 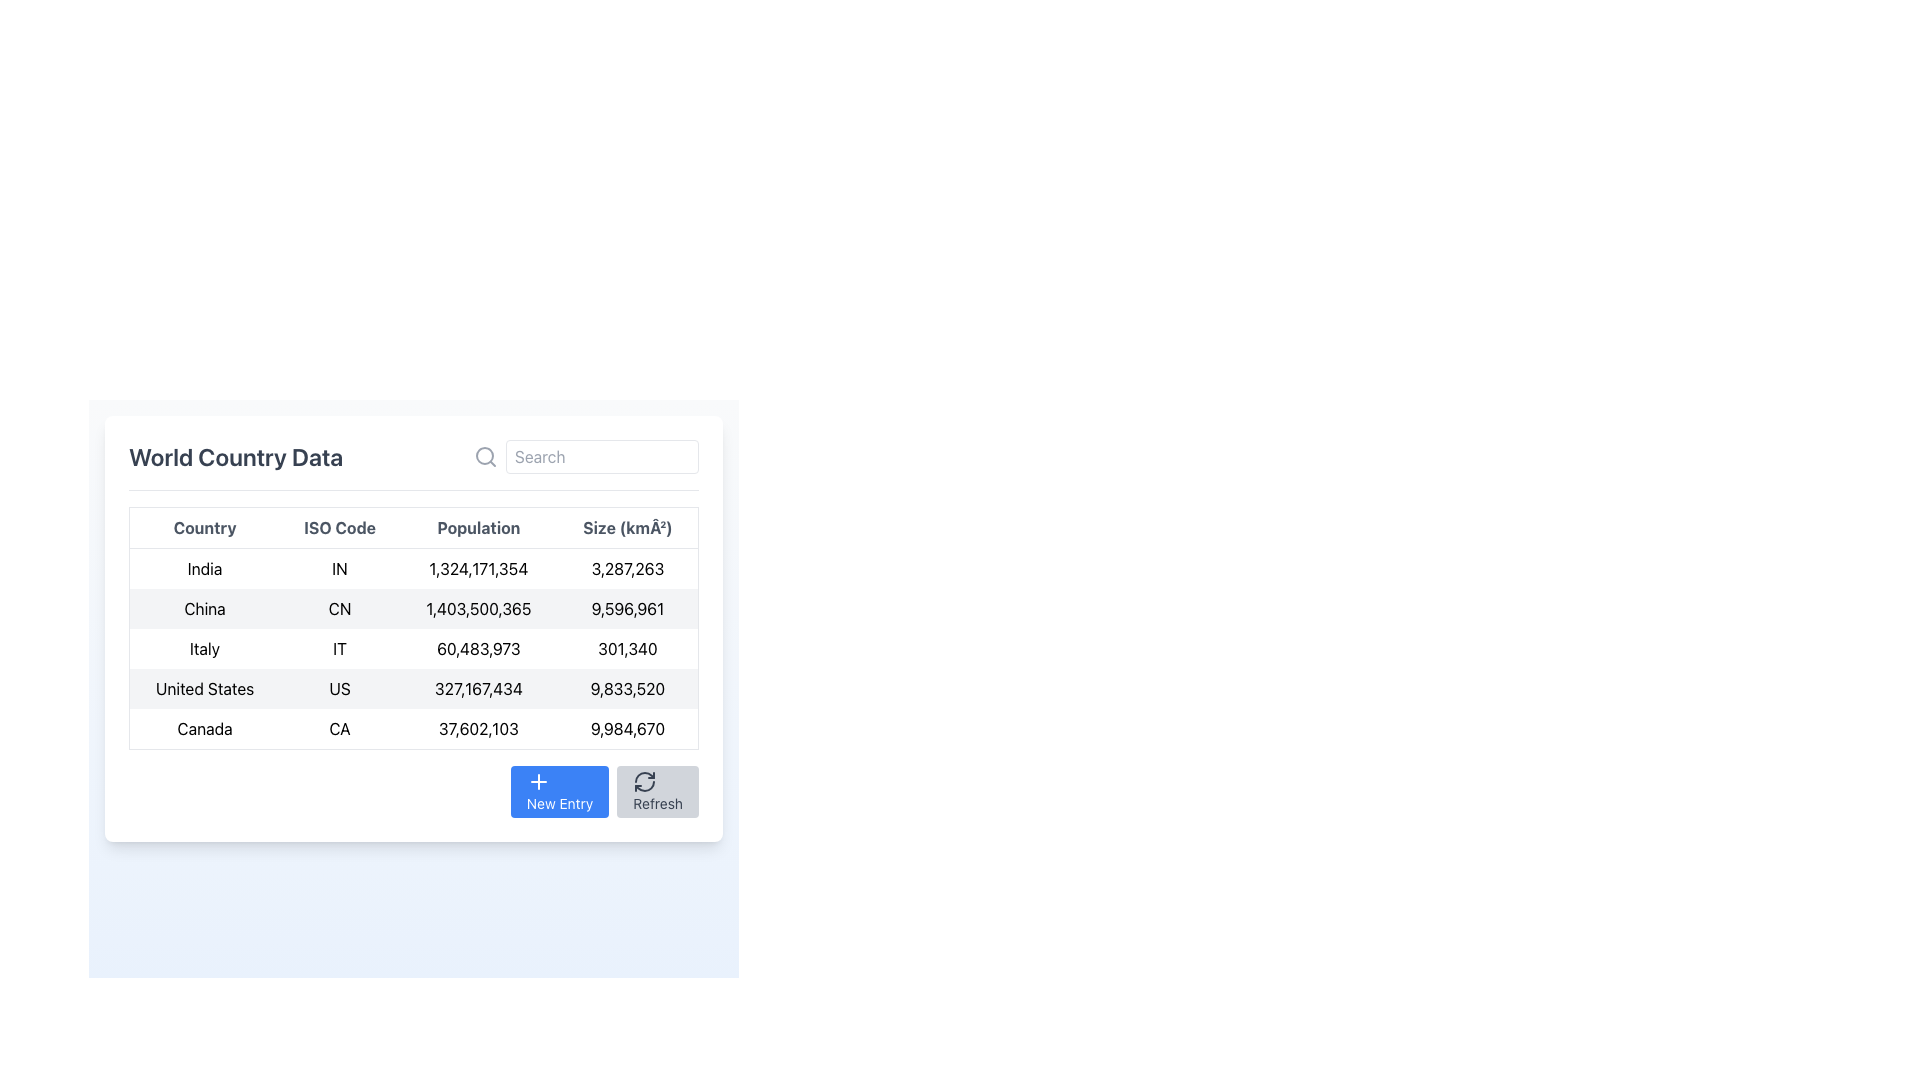 I want to click on the table cell containing the text 'Canada' in the first column of the fifth row under the 'Country' column of the 'World Country Data' table, so click(x=204, y=729).